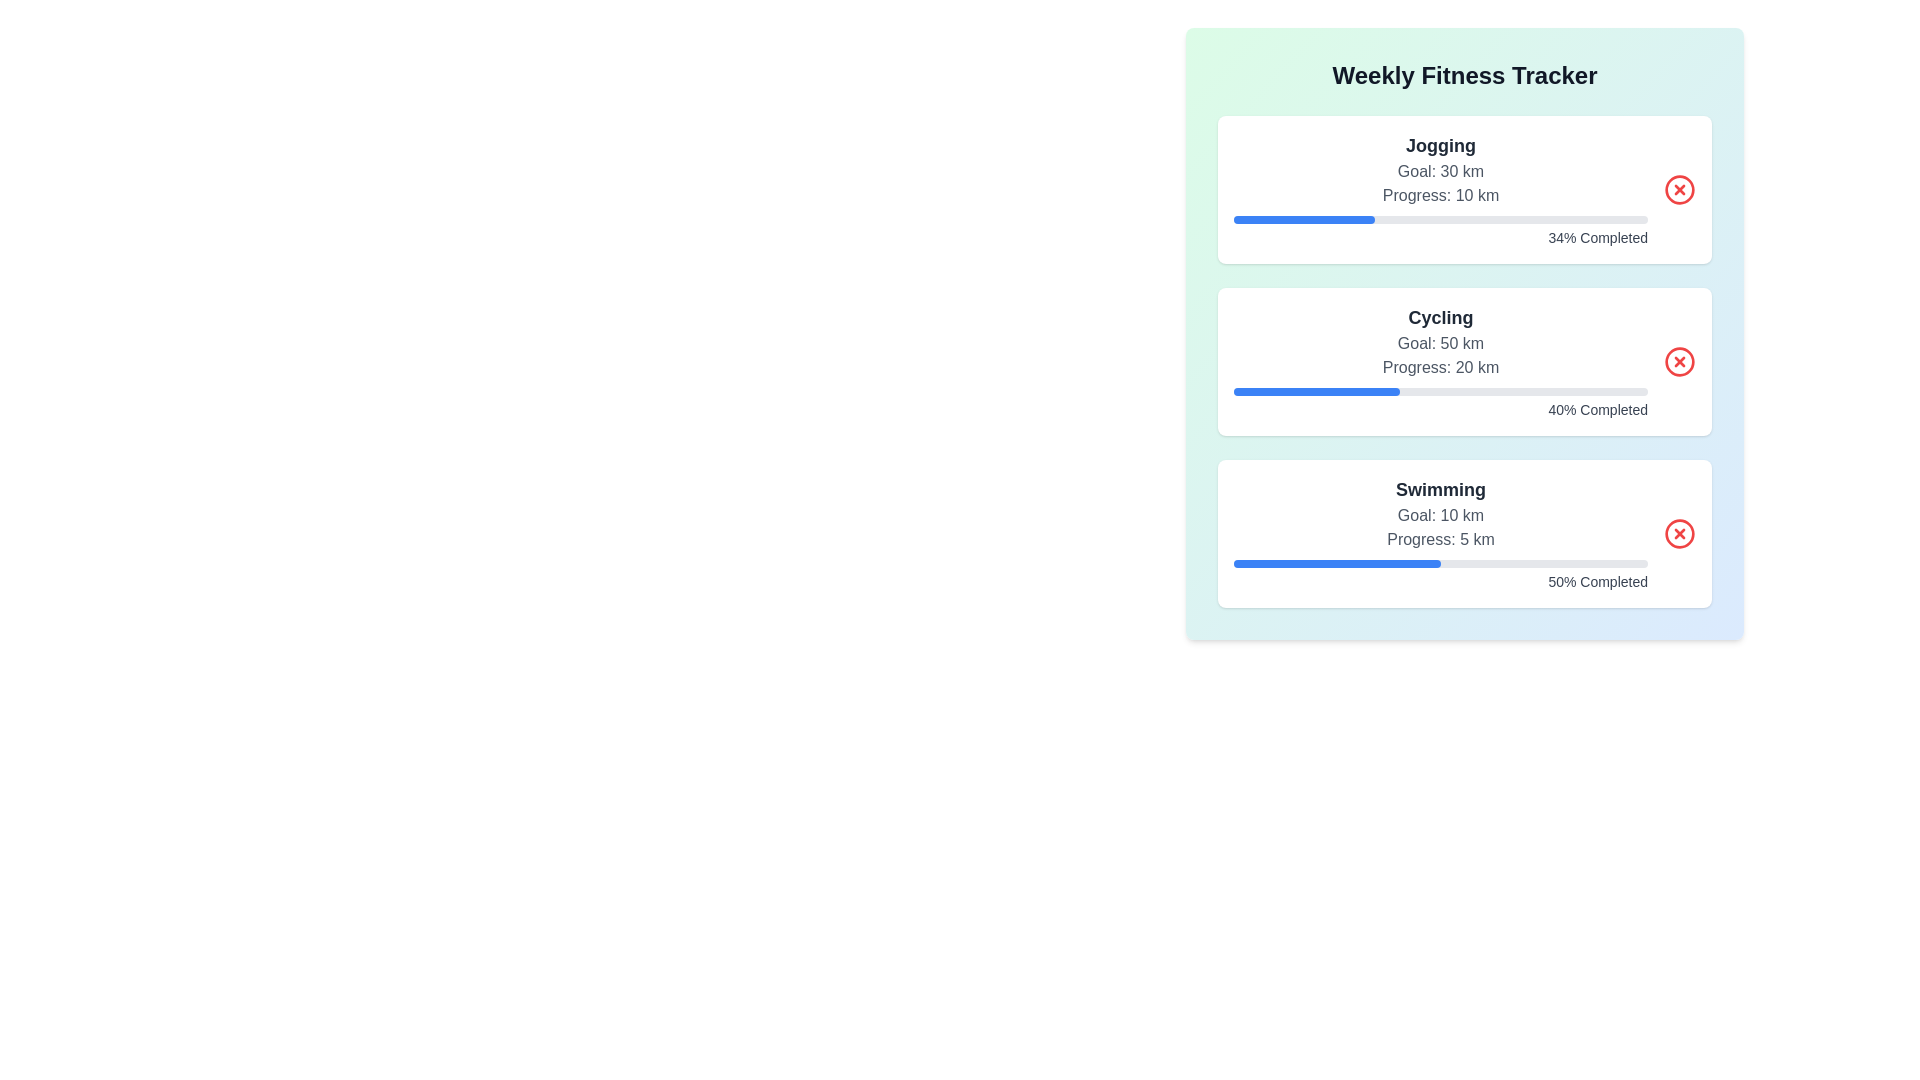 Image resolution: width=1920 pixels, height=1080 pixels. Describe the element at coordinates (1440, 489) in the screenshot. I see `the header text 'Swimming' in the third card` at that location.